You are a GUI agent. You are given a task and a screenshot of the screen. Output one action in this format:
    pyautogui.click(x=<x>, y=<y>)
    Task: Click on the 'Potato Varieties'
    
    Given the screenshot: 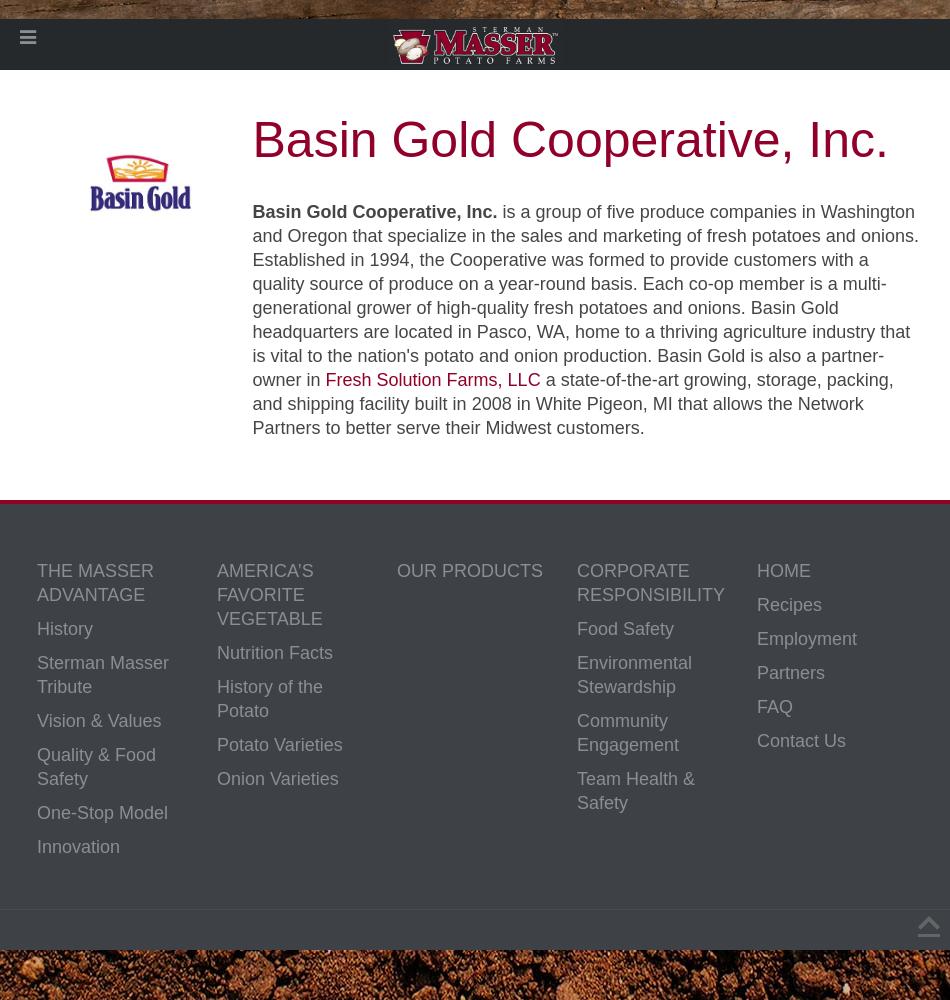 What is the action you would take?
    pyautogui.click(x=278, y=744)
    